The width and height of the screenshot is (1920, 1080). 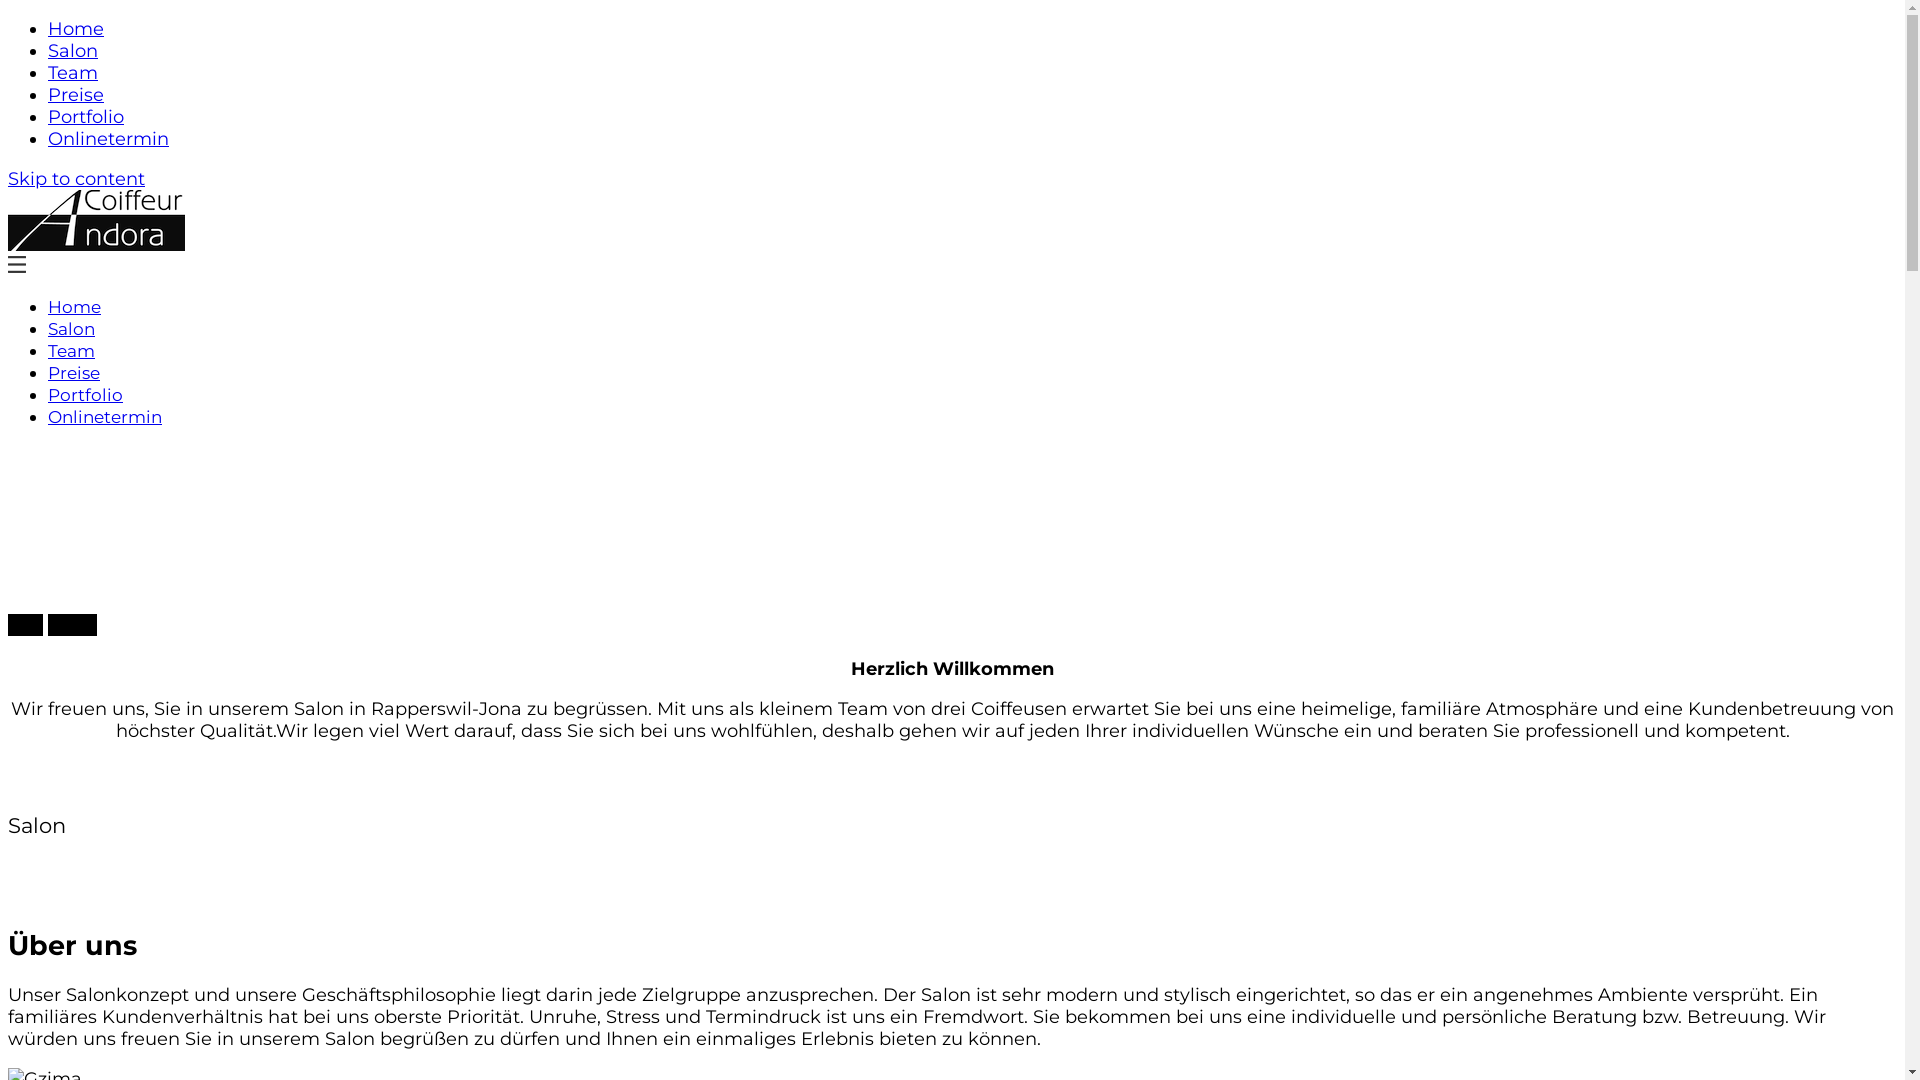 I want to click on 'Preise', so click(x=48, y=95).